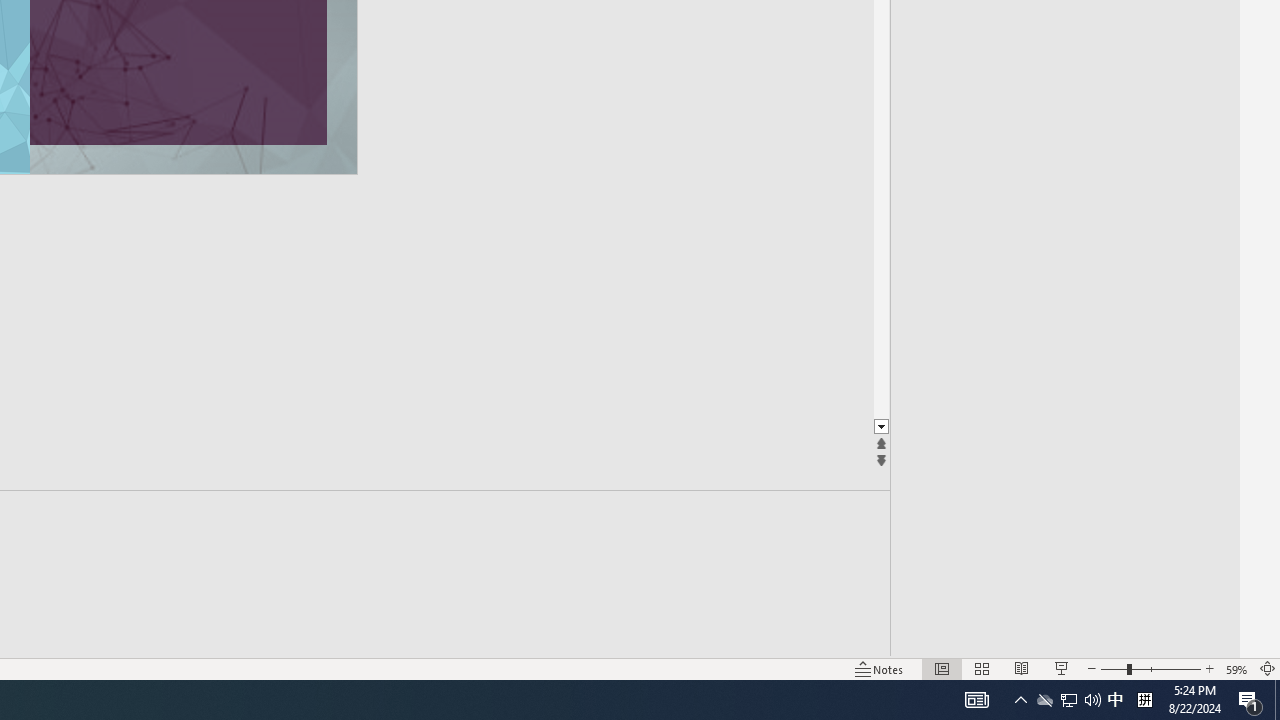 The width and height of the screenshot is (1280, 720). Describe the element at coordinates (1236, 669) in the screenshot. I see `'Zoom 59%'` at that location.